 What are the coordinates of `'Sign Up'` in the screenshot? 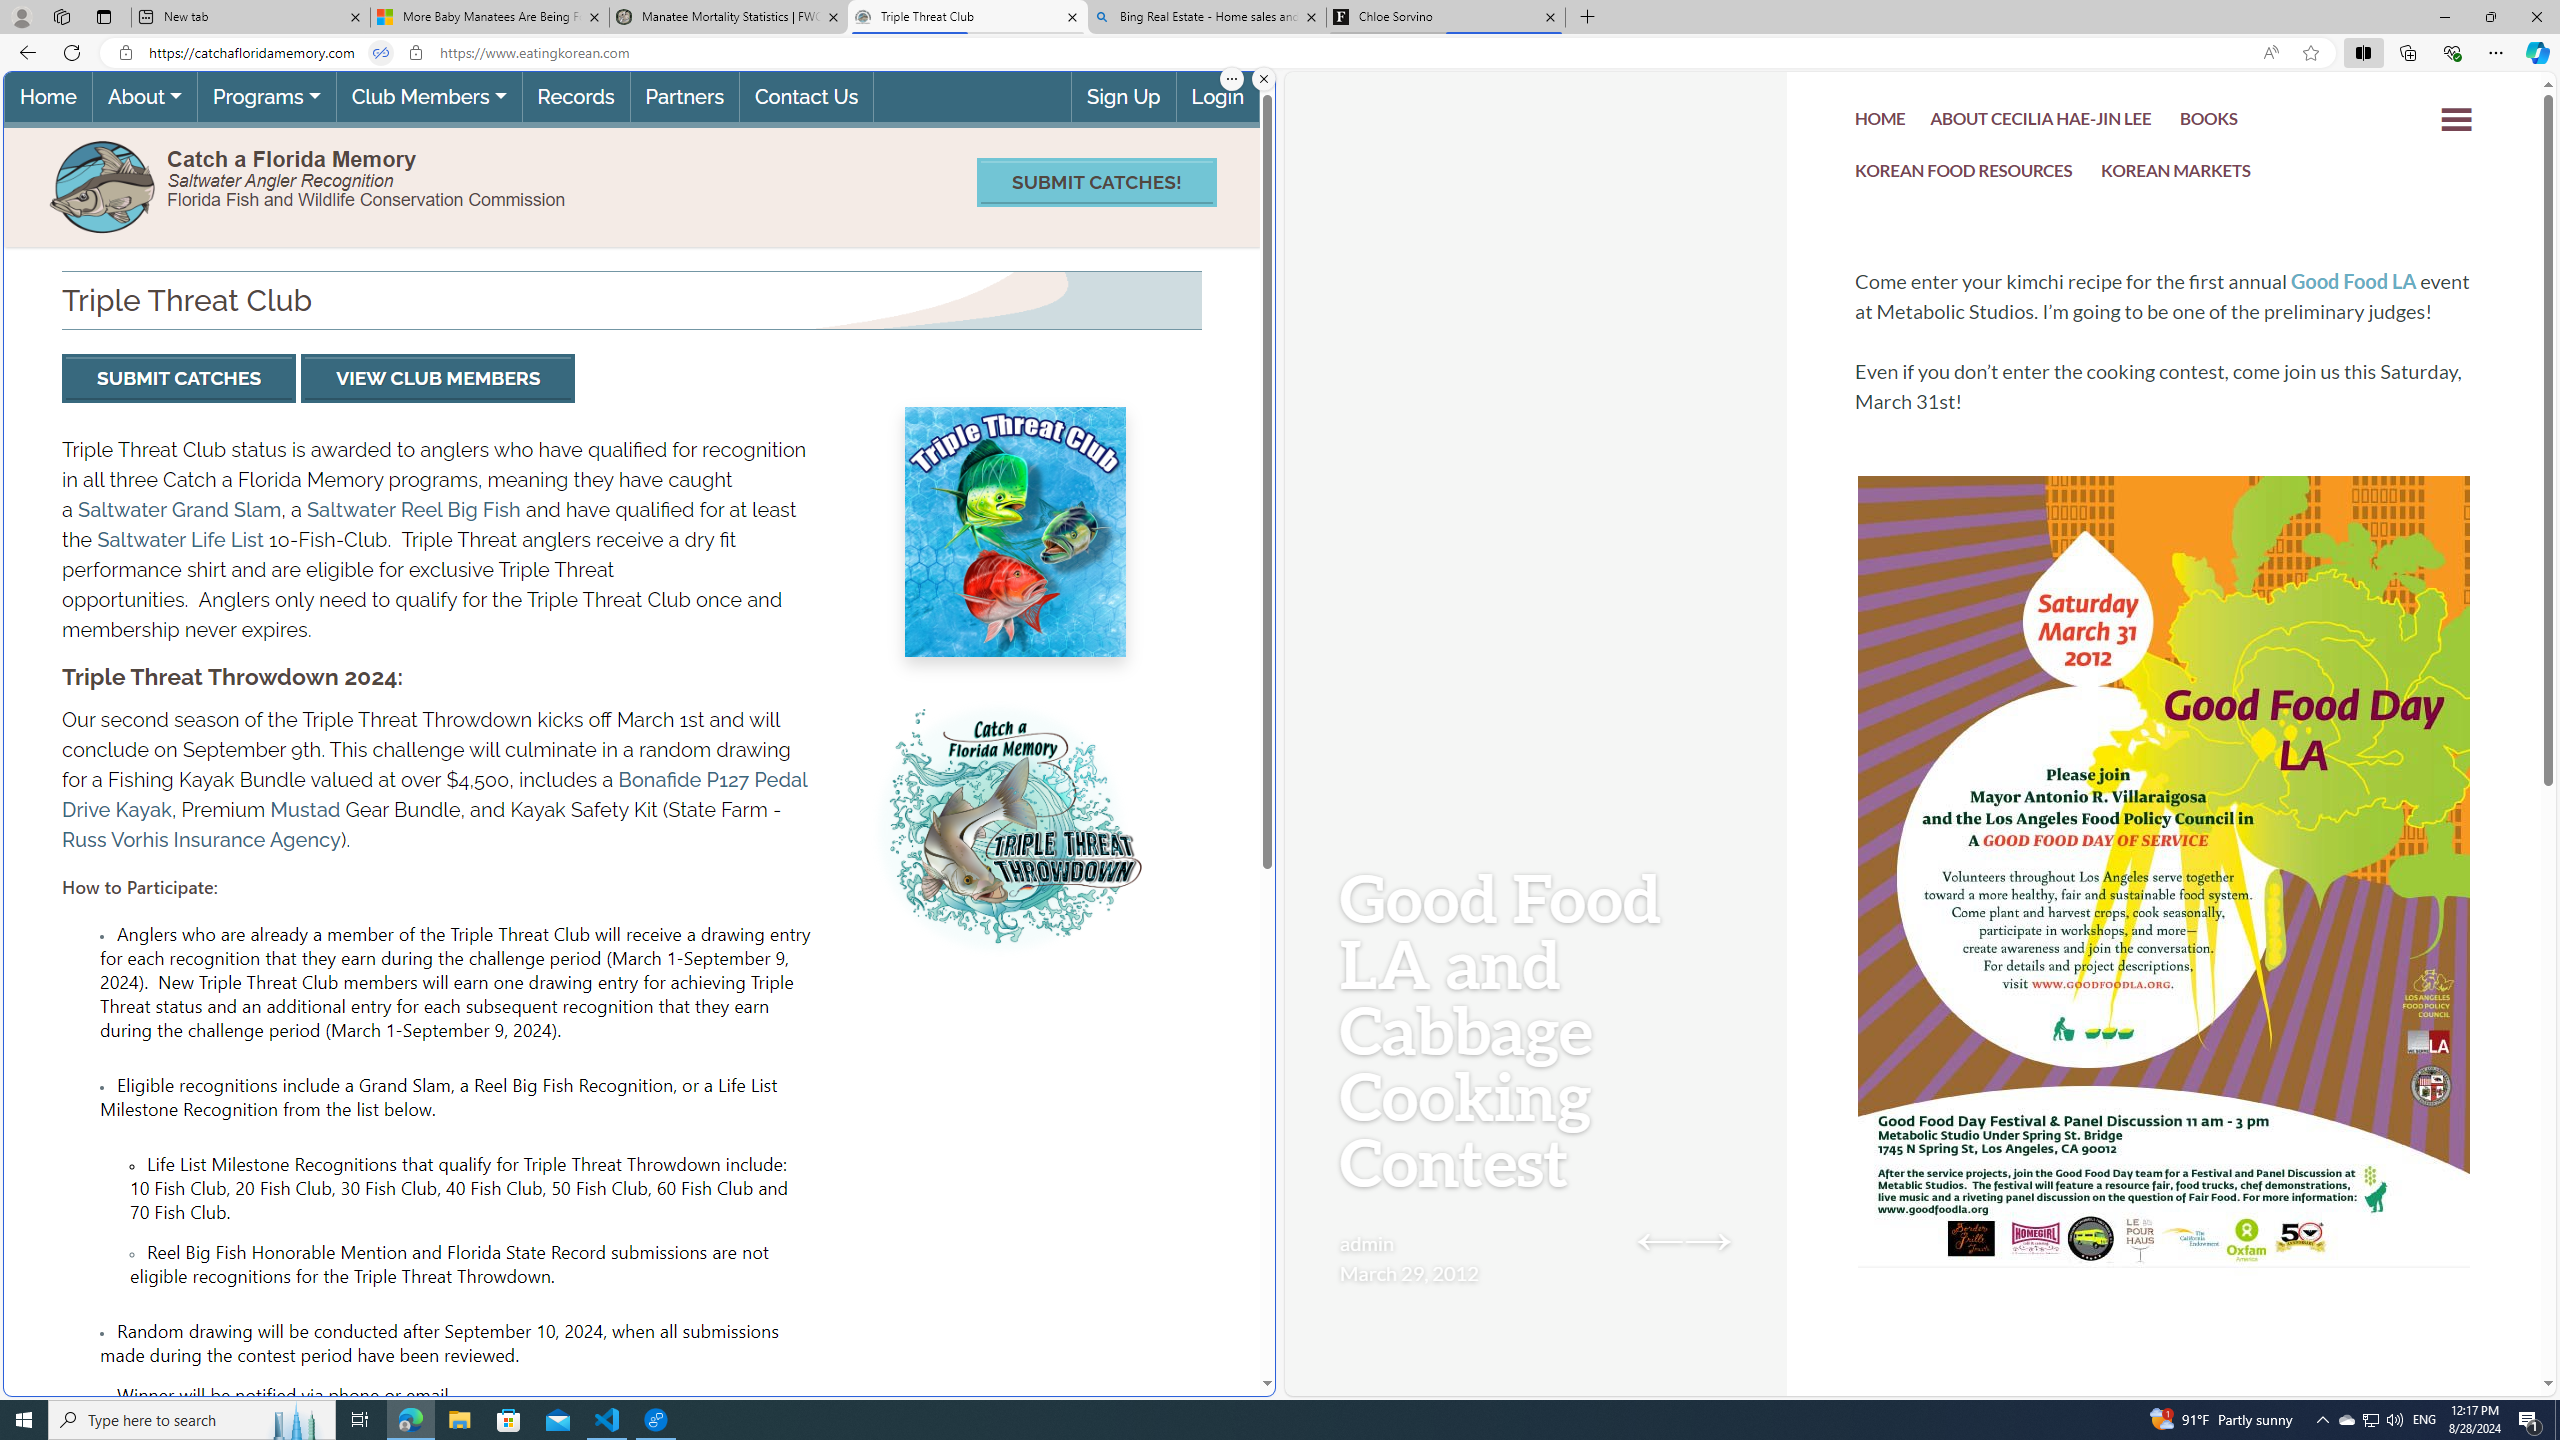 It's located at (1121, 96).